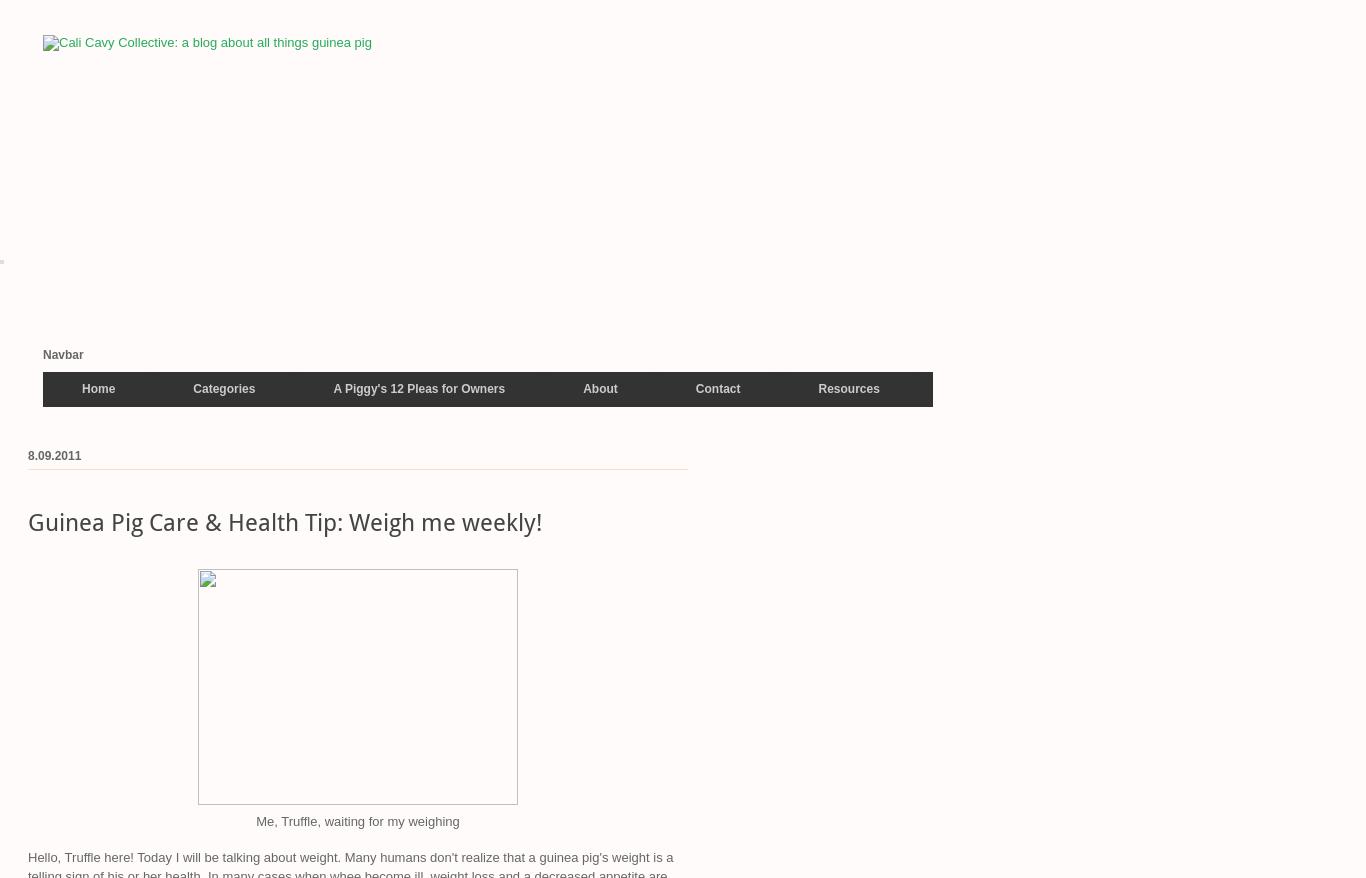 This screenshot has height=878, width=1366. I want to click on 'Resources', so click(847, 386).